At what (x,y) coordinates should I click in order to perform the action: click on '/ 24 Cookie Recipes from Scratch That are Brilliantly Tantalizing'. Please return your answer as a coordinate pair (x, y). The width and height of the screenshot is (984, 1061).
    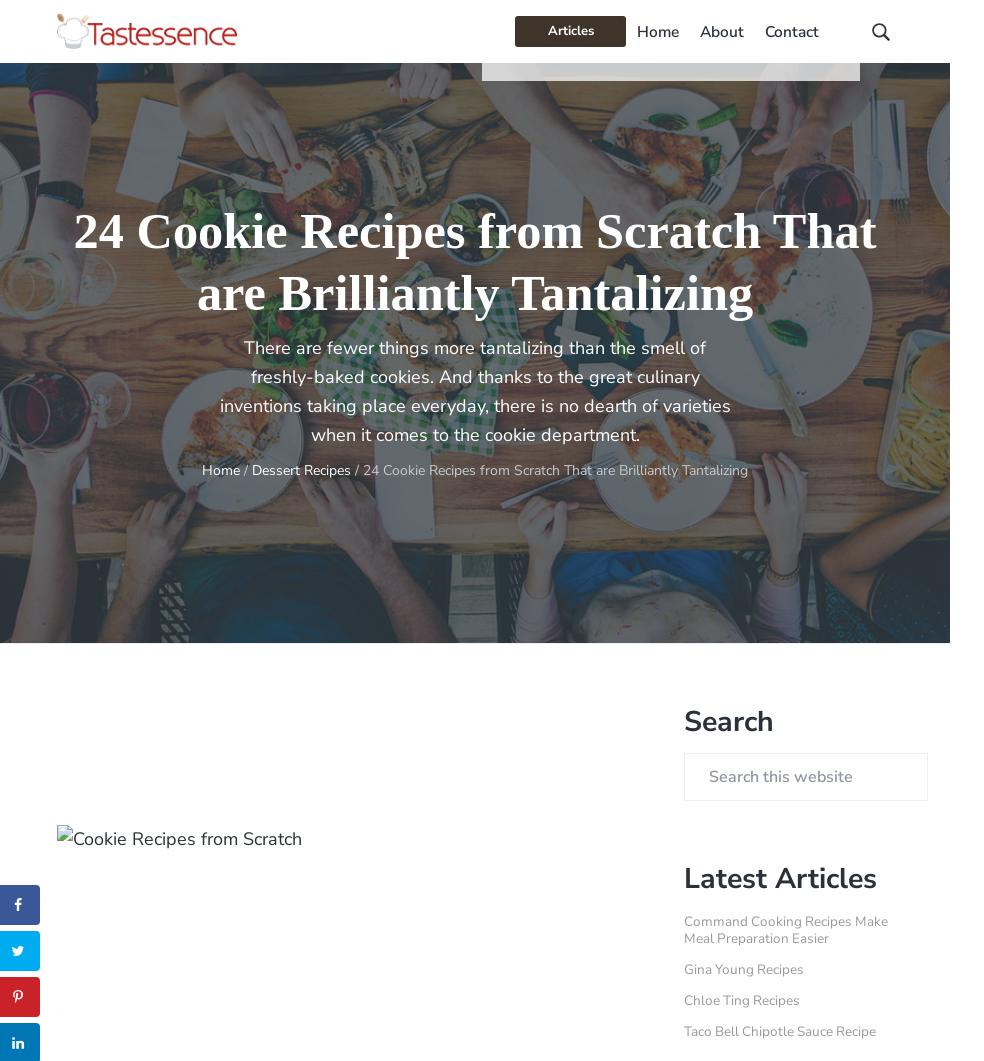
    Looking at the image, I should click on (548, 470).